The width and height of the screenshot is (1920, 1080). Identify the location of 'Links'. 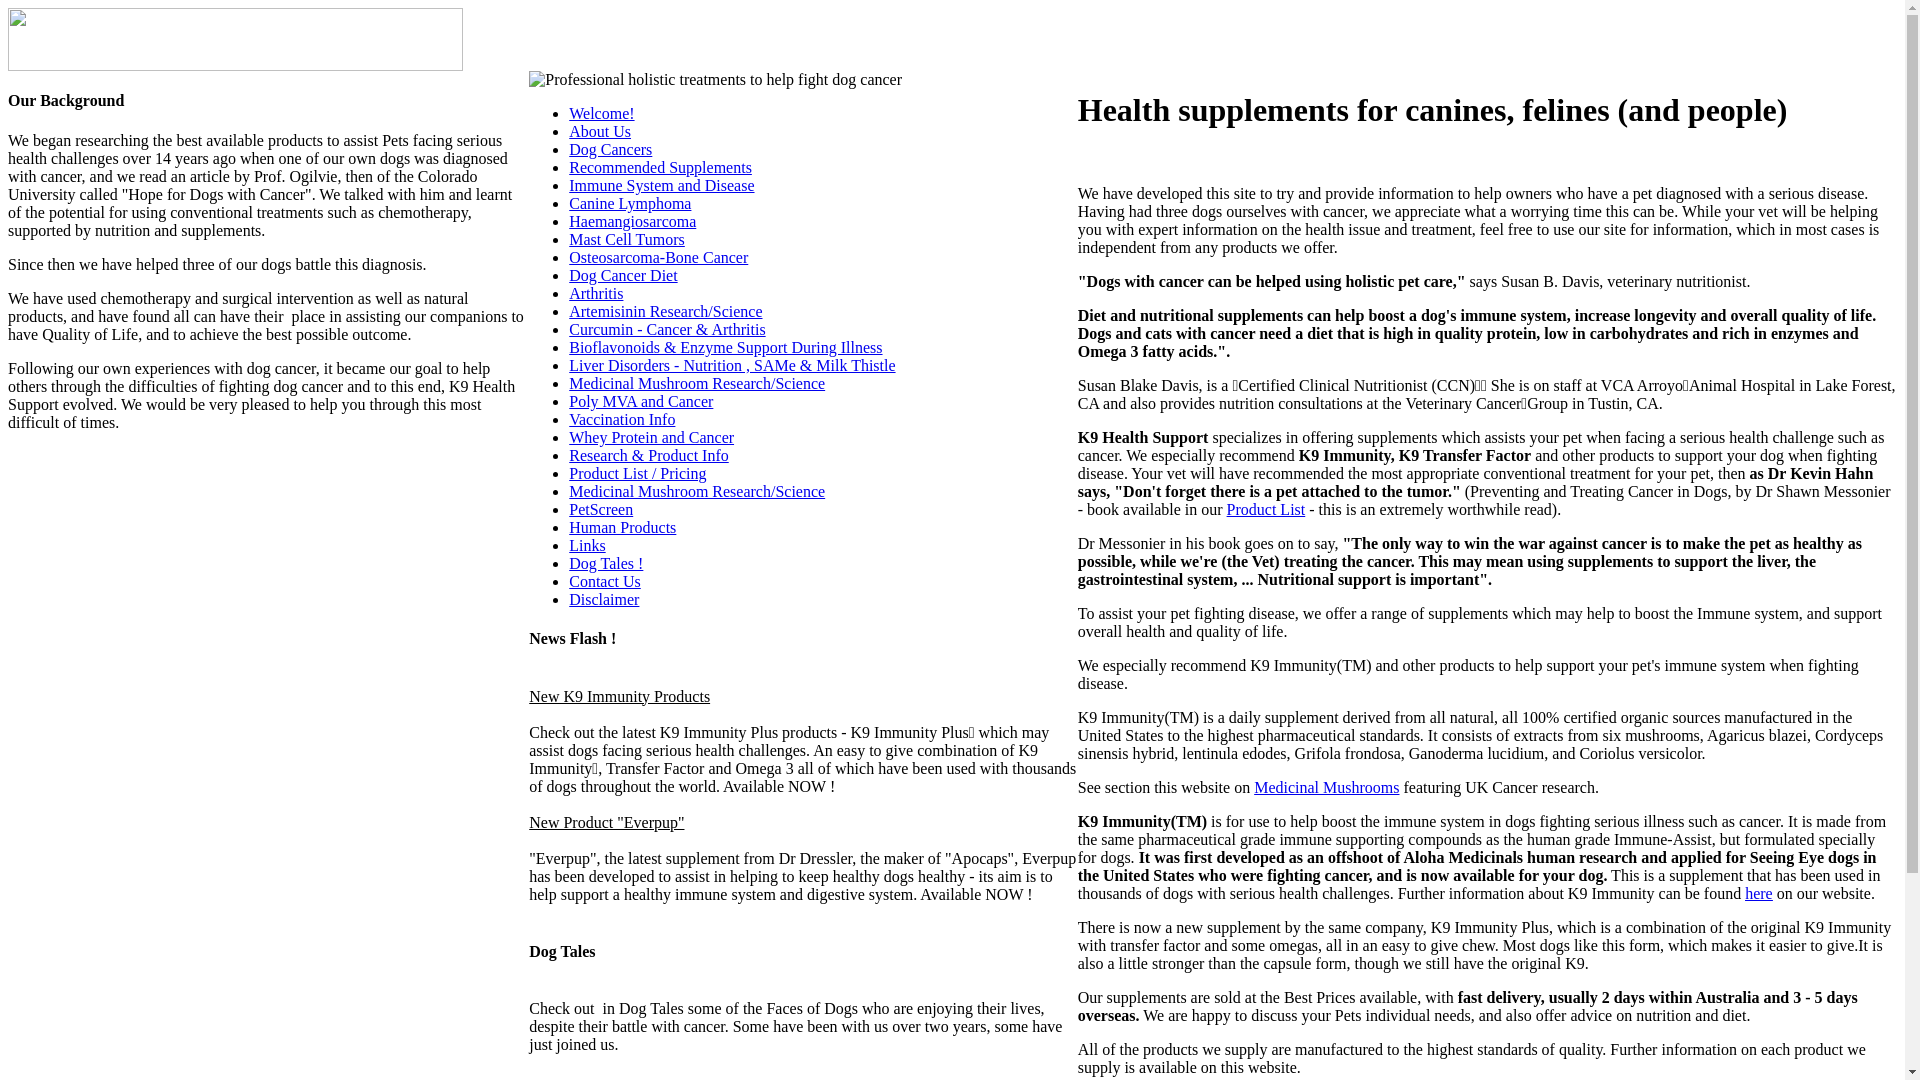
(585, 545).